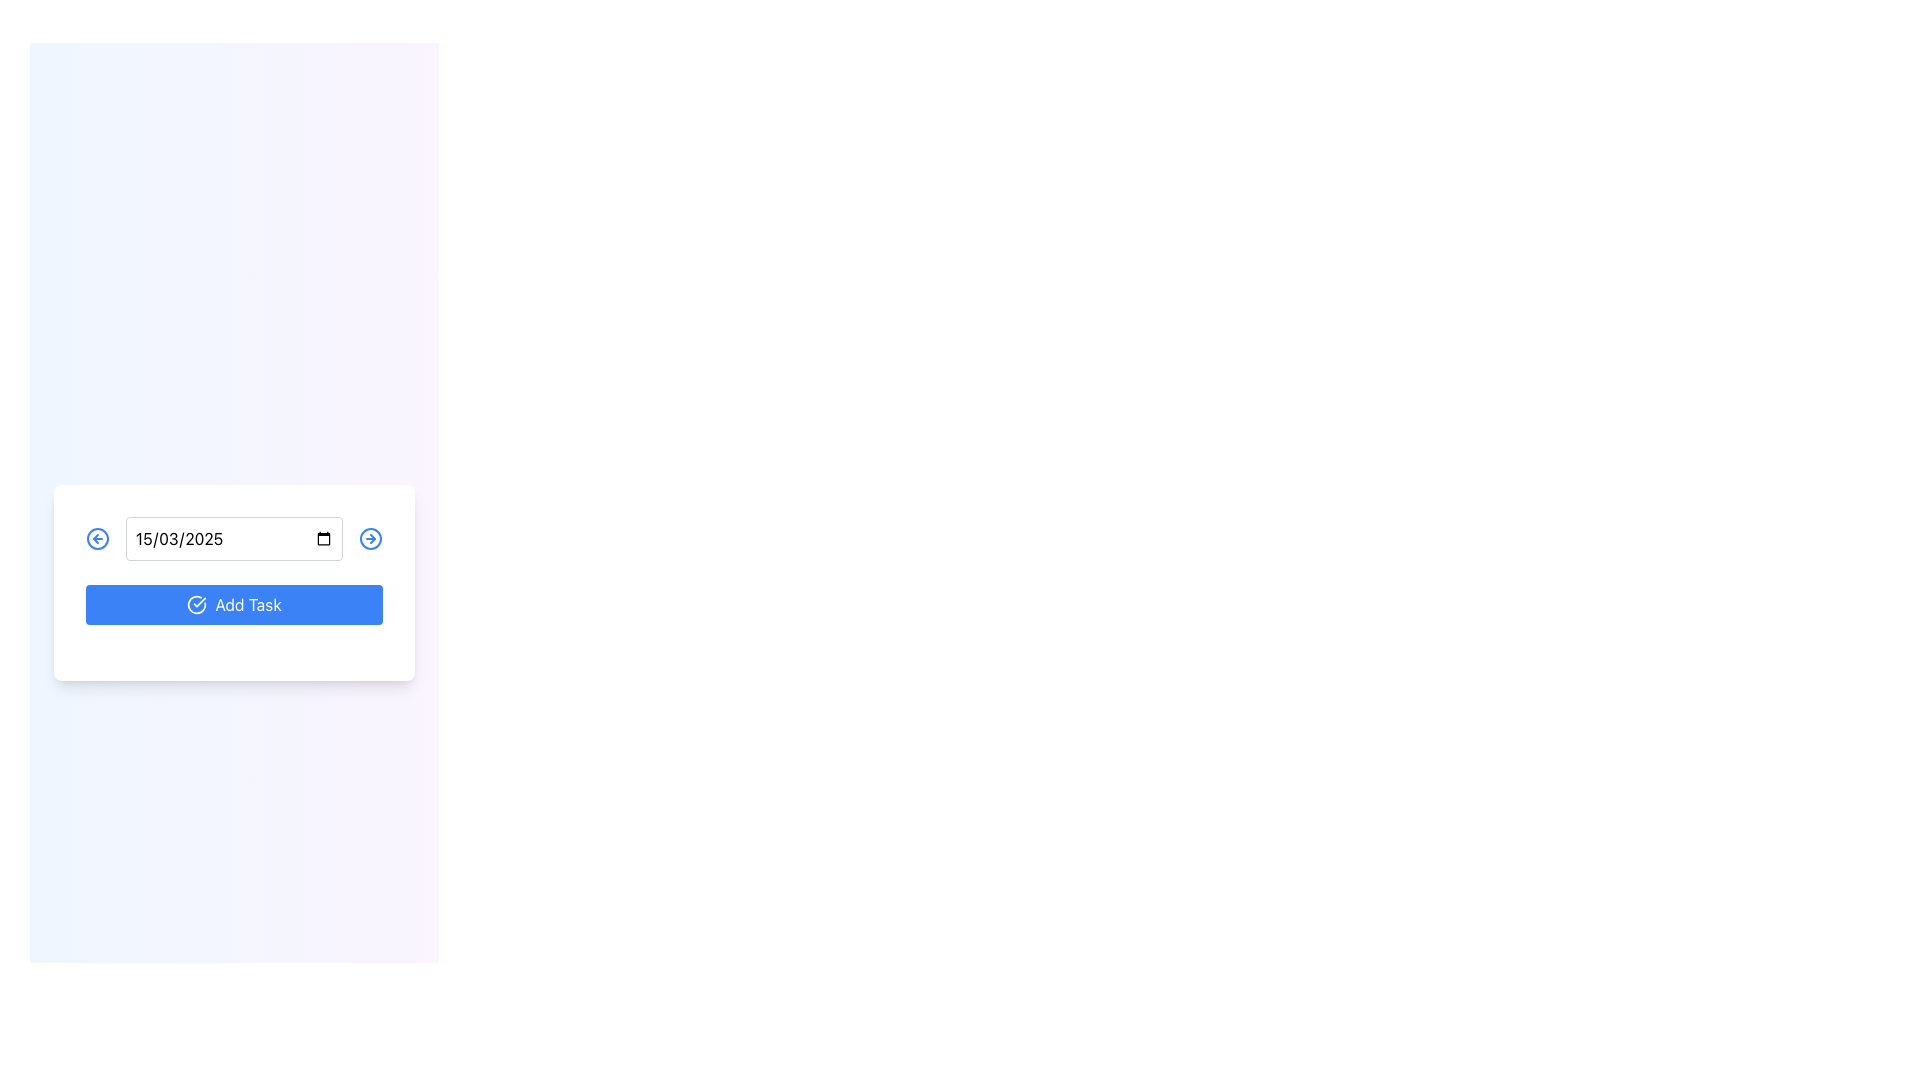 This screenshot has width=1920, height=1080. What do you see at coordinates (234, 582) in the screenshot?
I see `the 'Add Task' button, which is a centered rectangular widget with a white background and rounded corners, located beneath the date selection input field` at bounding box center [234, 582].